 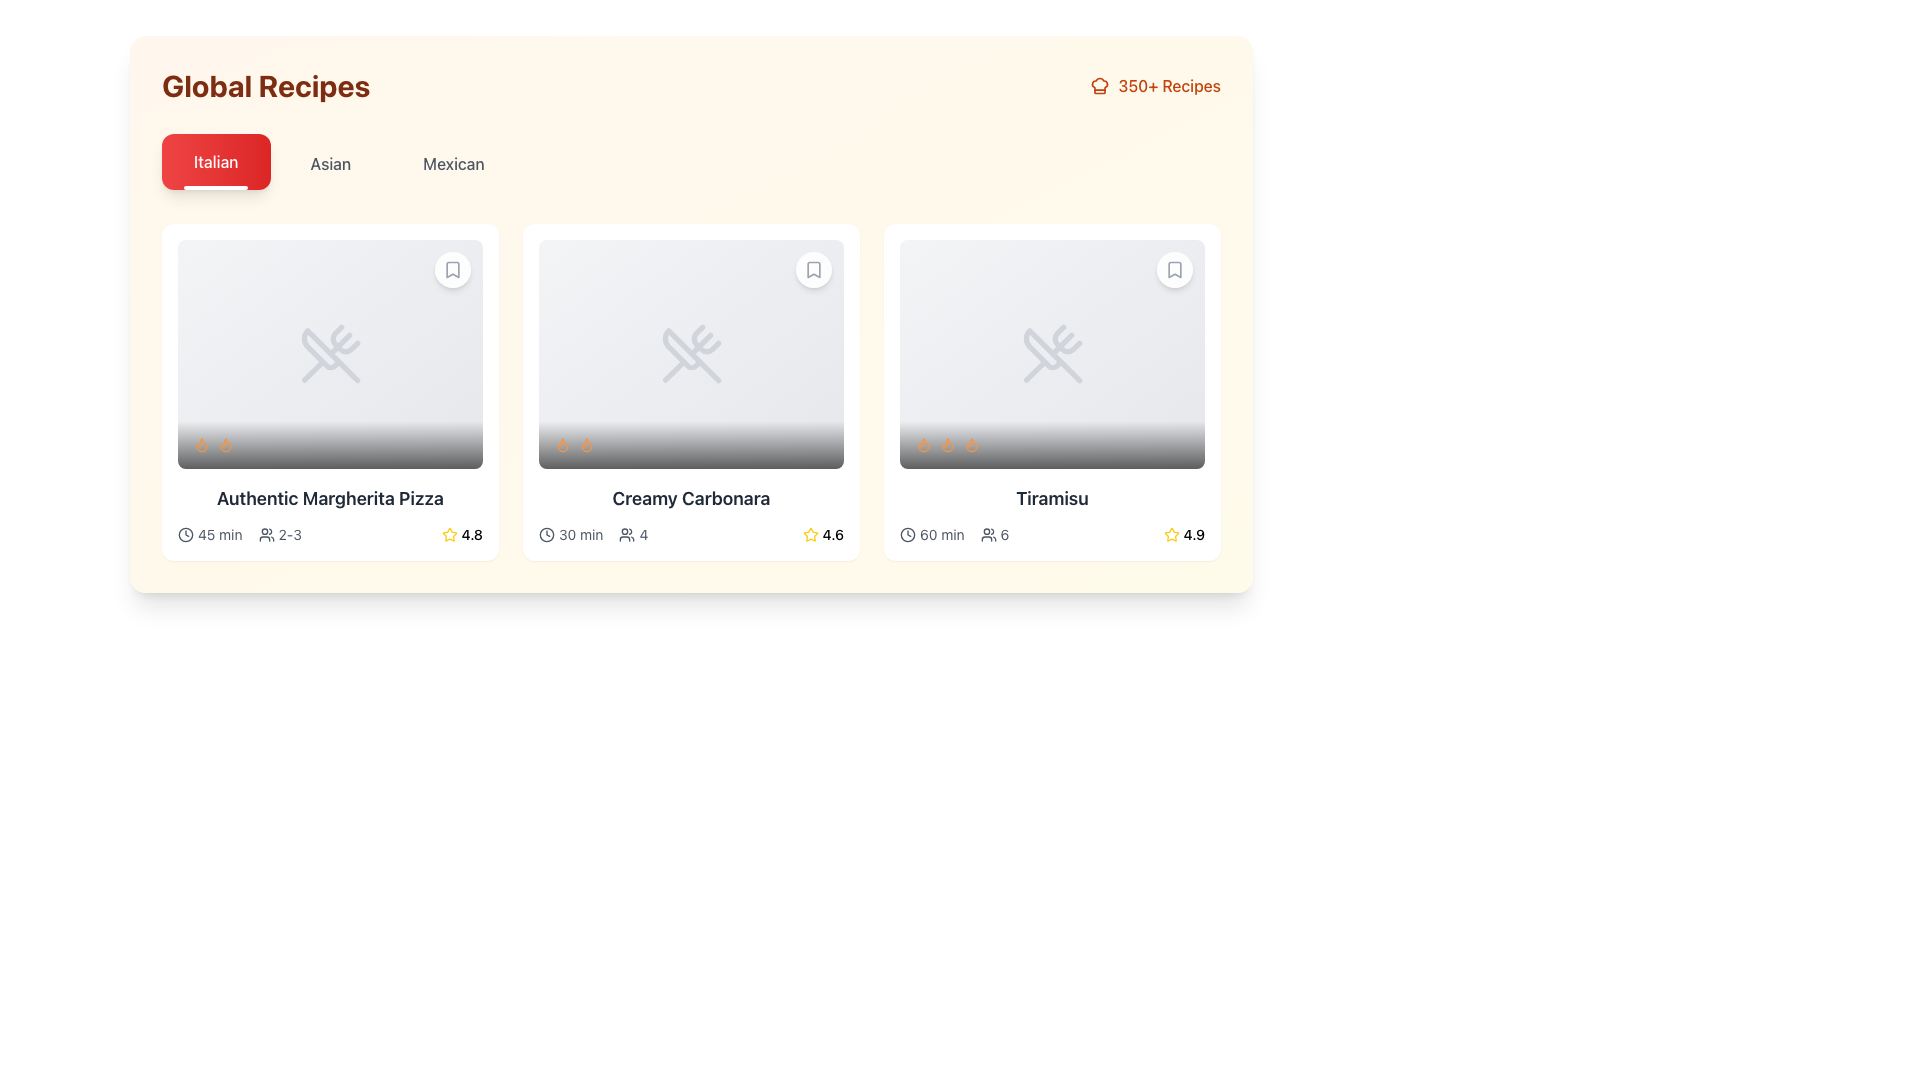 I want to click on the Decorative icon in the 'Authentic Margherita Pizza' card within the 'Italian' section of the 'Global Recipes' interface, so click(x=330, y=353).